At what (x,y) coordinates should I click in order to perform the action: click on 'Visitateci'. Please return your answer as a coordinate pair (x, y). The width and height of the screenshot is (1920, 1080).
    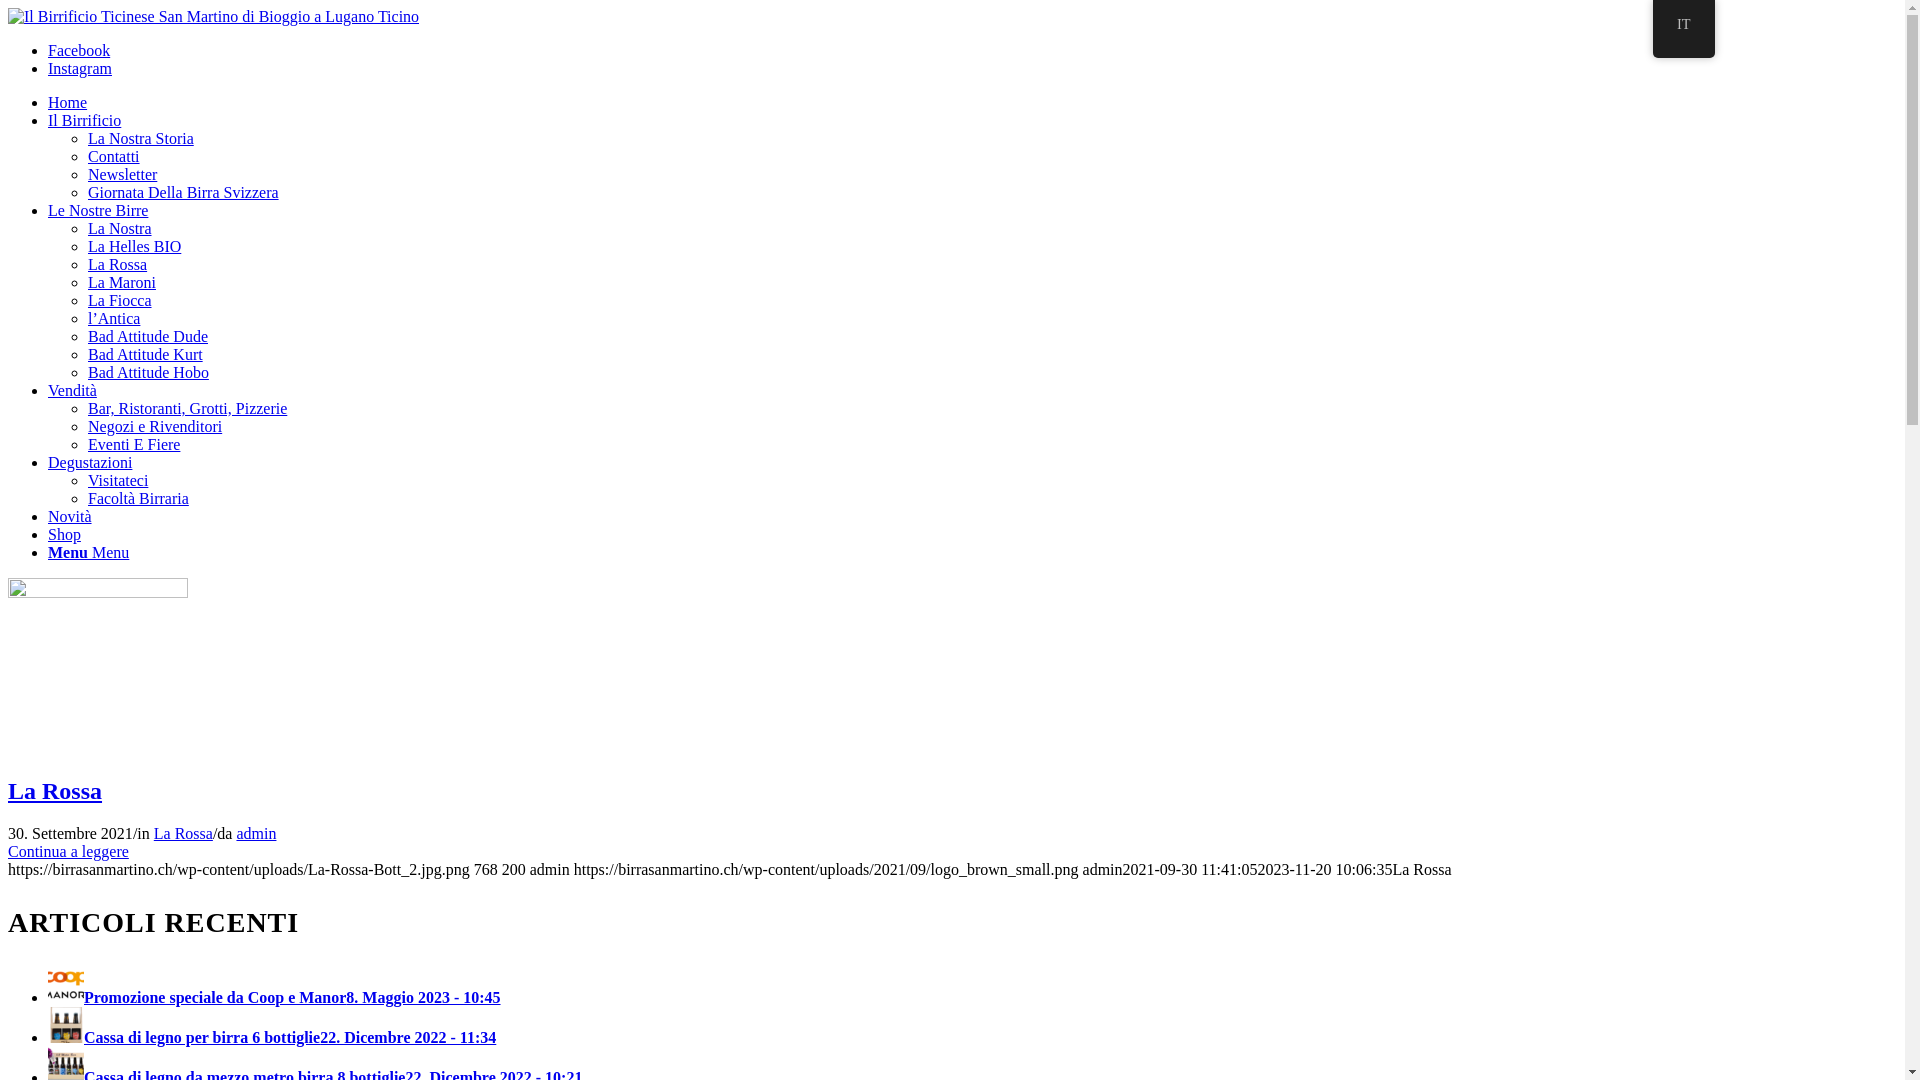
    Looking at the image, I should click on (117, 480).